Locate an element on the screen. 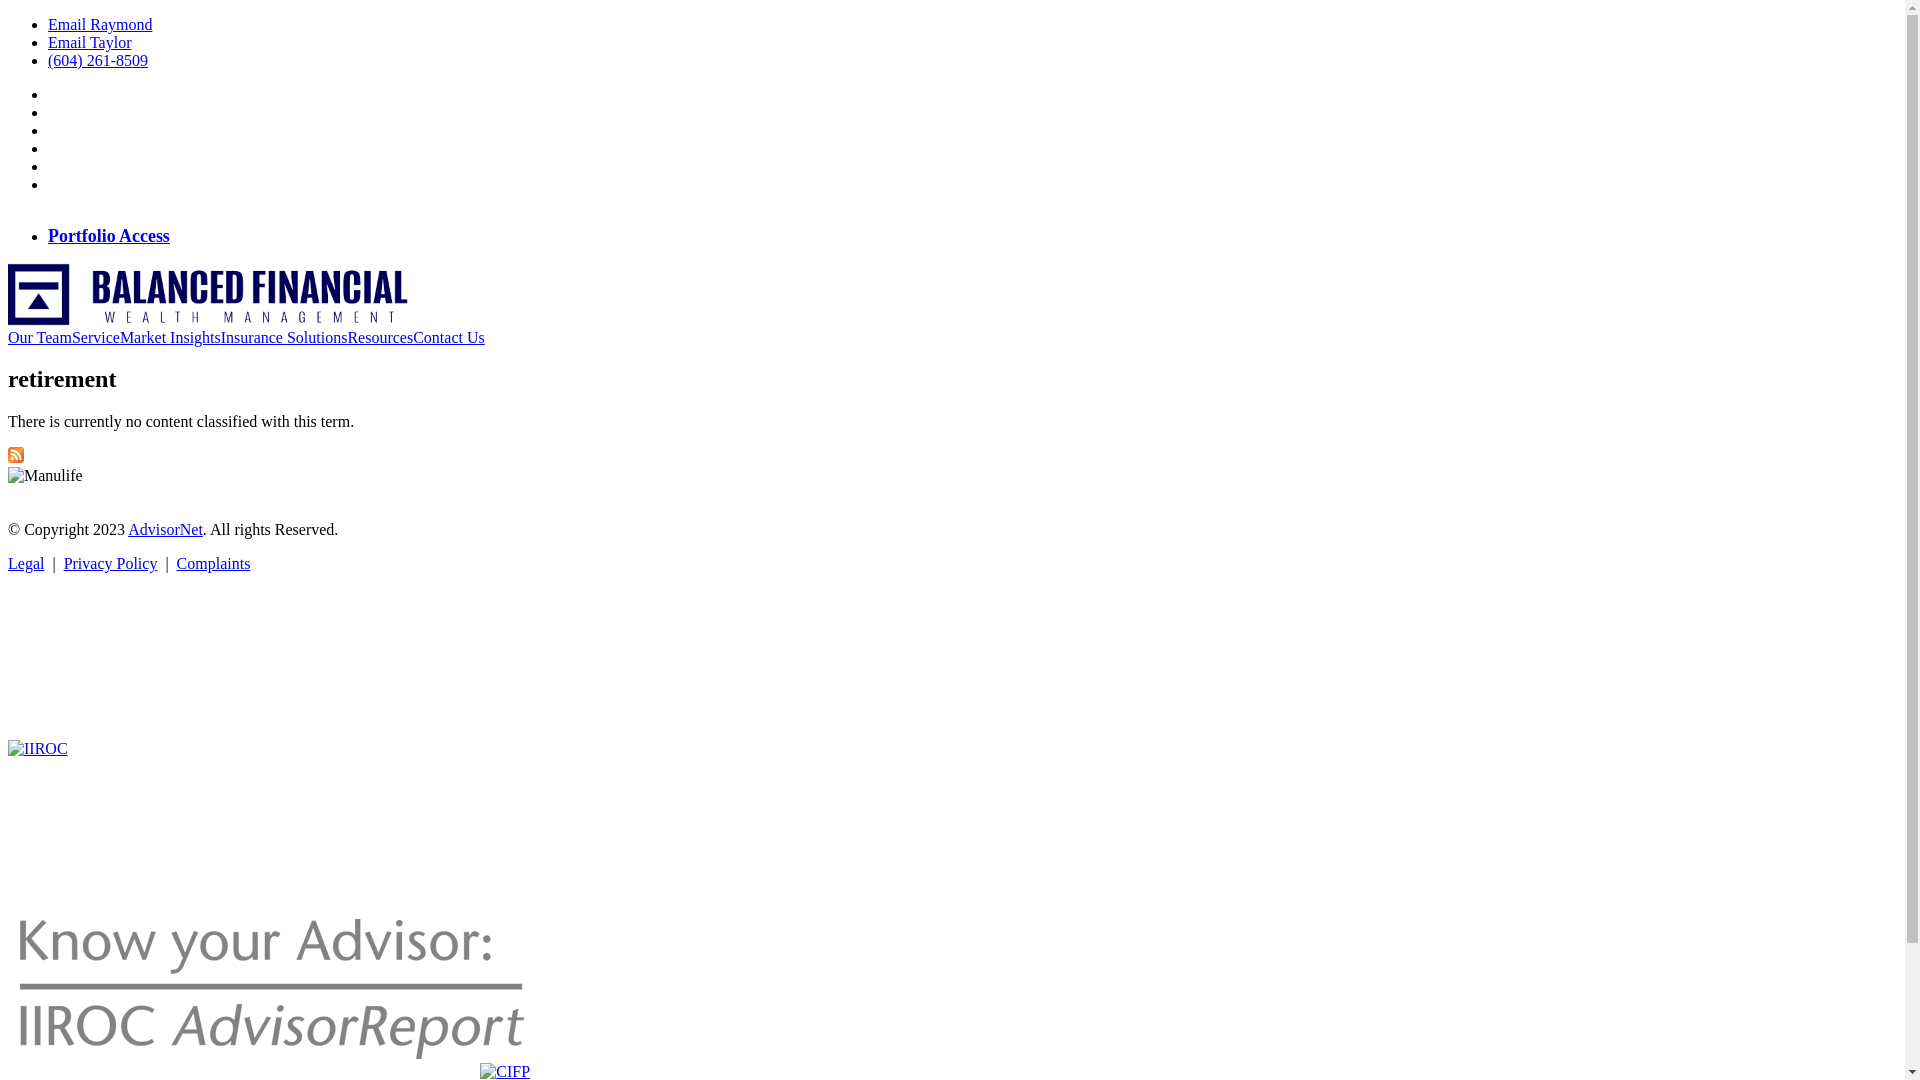  'Subscribe to RSS - retirement' is located at coordinates (15, 457).